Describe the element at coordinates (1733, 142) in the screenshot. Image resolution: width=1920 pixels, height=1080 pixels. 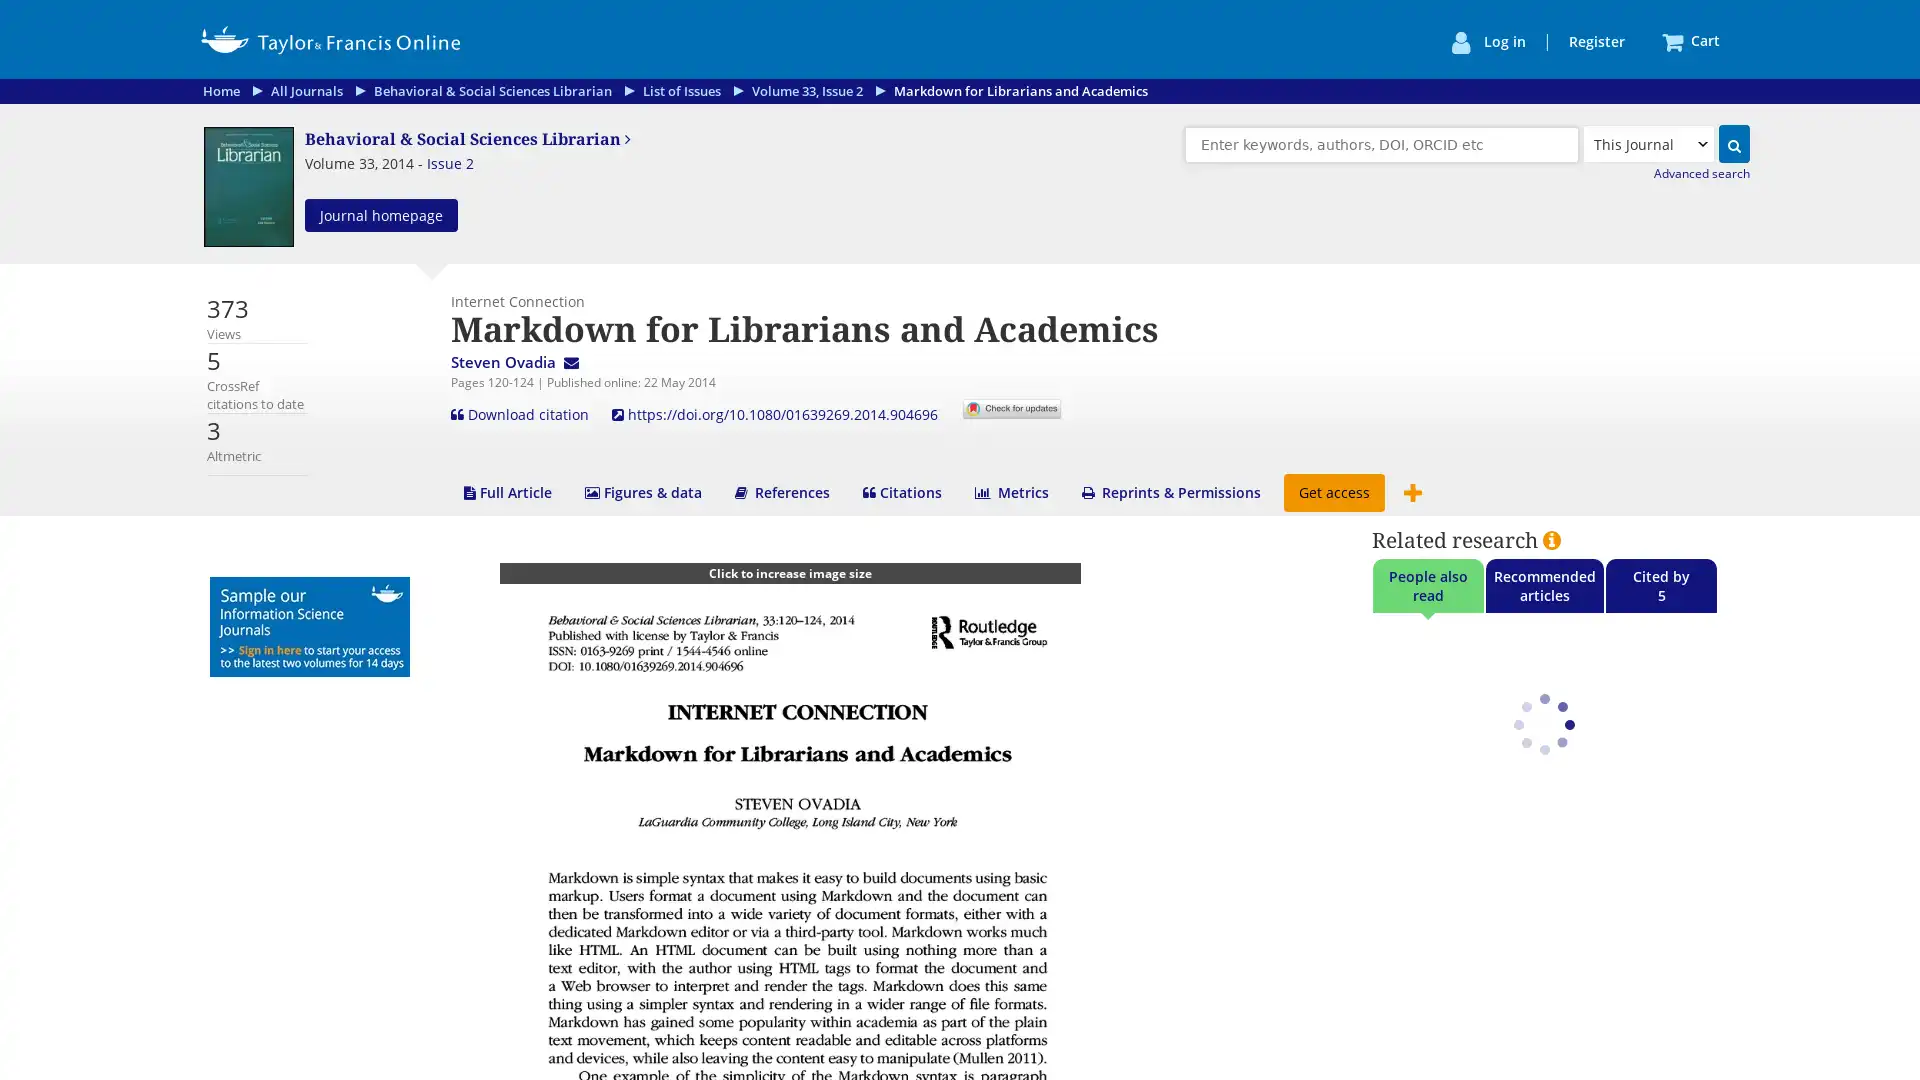
I see `Search` at that location.